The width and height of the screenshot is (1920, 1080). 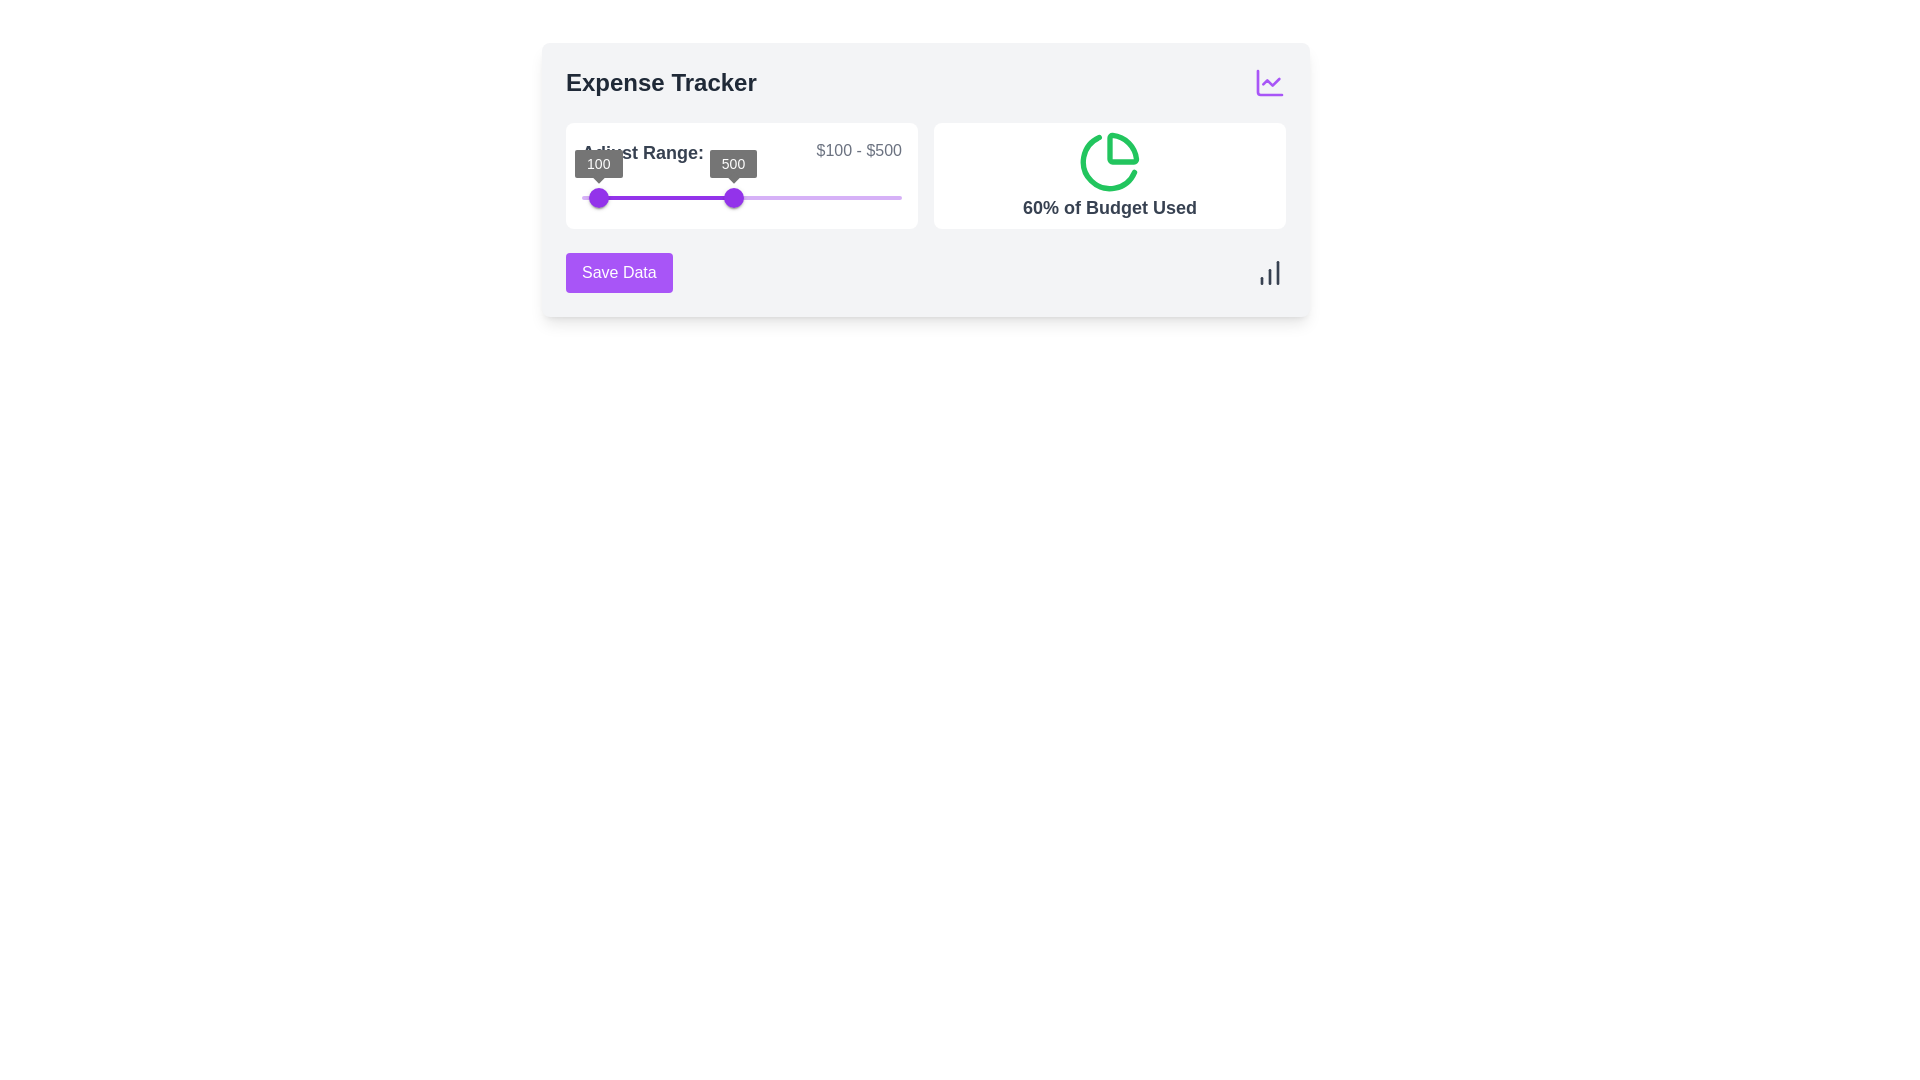 What do you see at coordinates (660, 200) in the screenshot?
I see `the target slider's value` at bounding box center [660, 200].